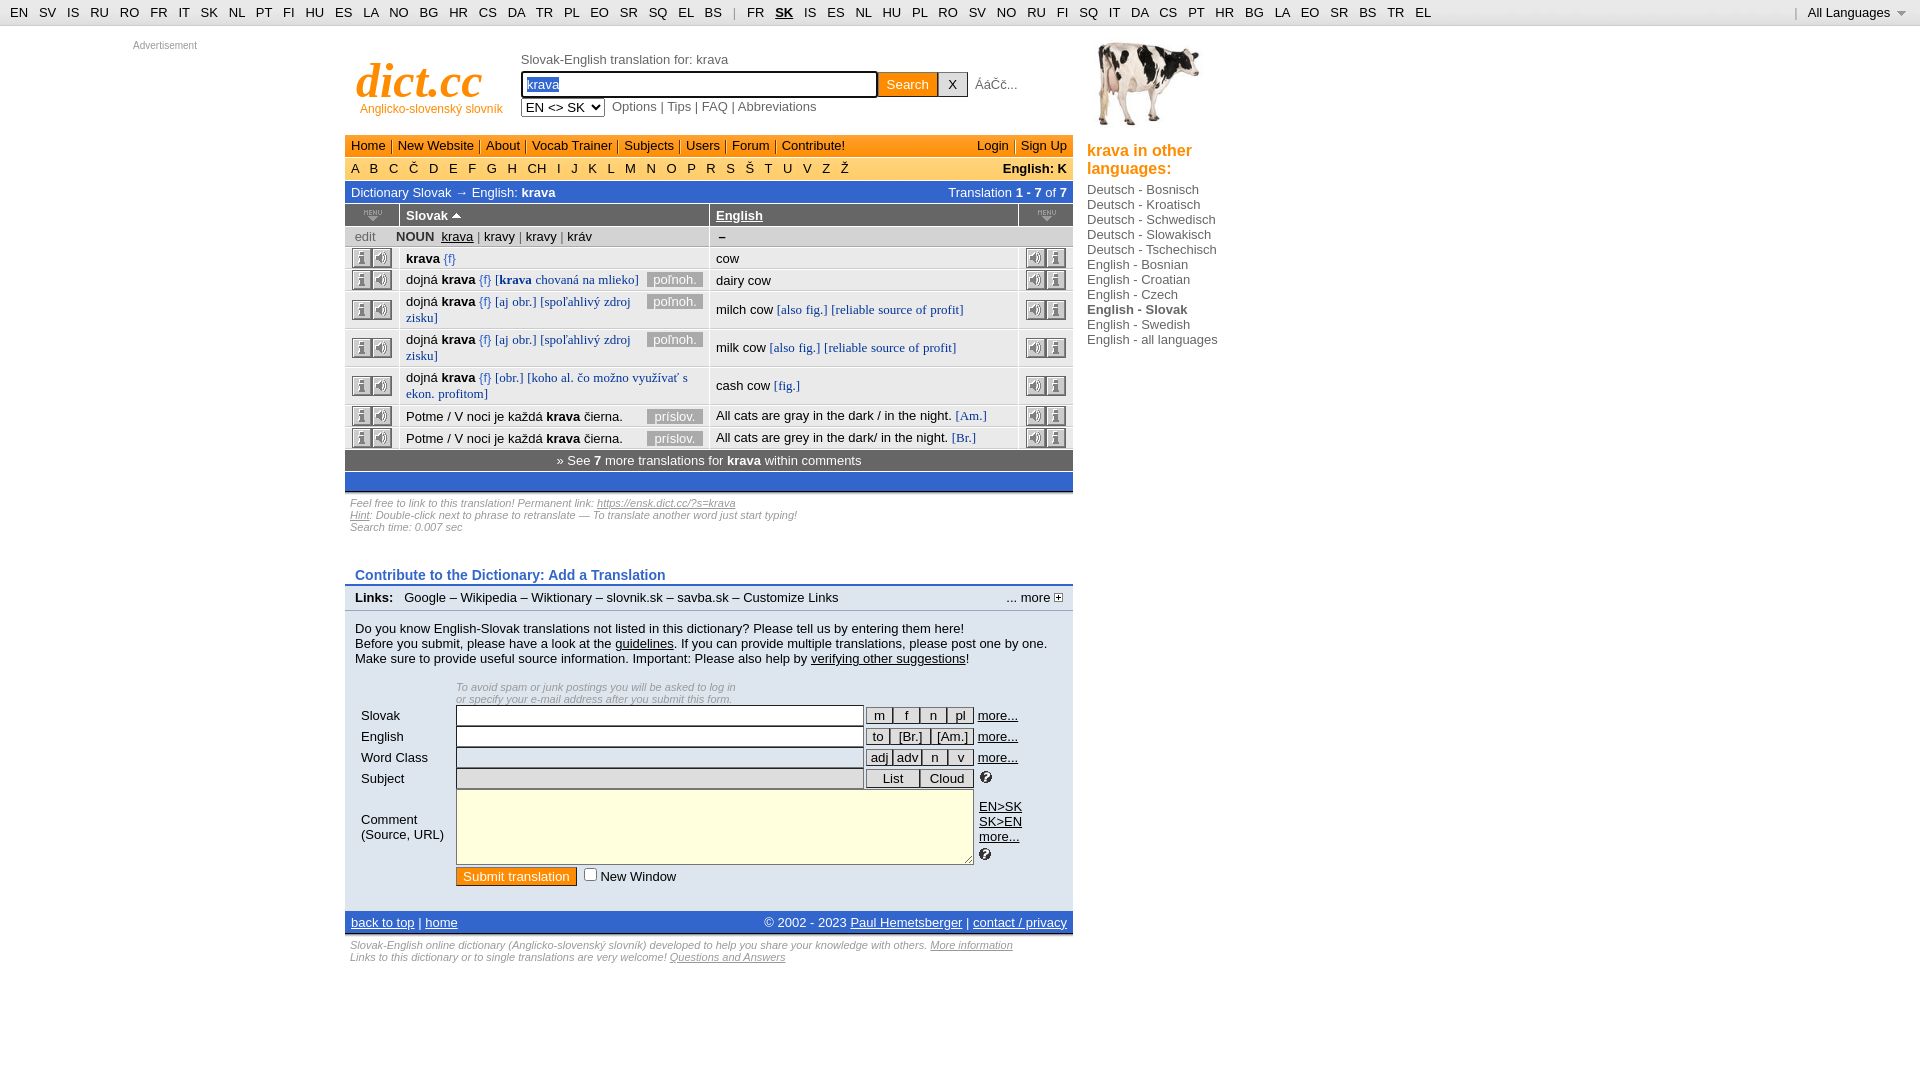 This screenshot has height=1080, width=1920. I want to click on 'Sign Up', so click(1042, 144).